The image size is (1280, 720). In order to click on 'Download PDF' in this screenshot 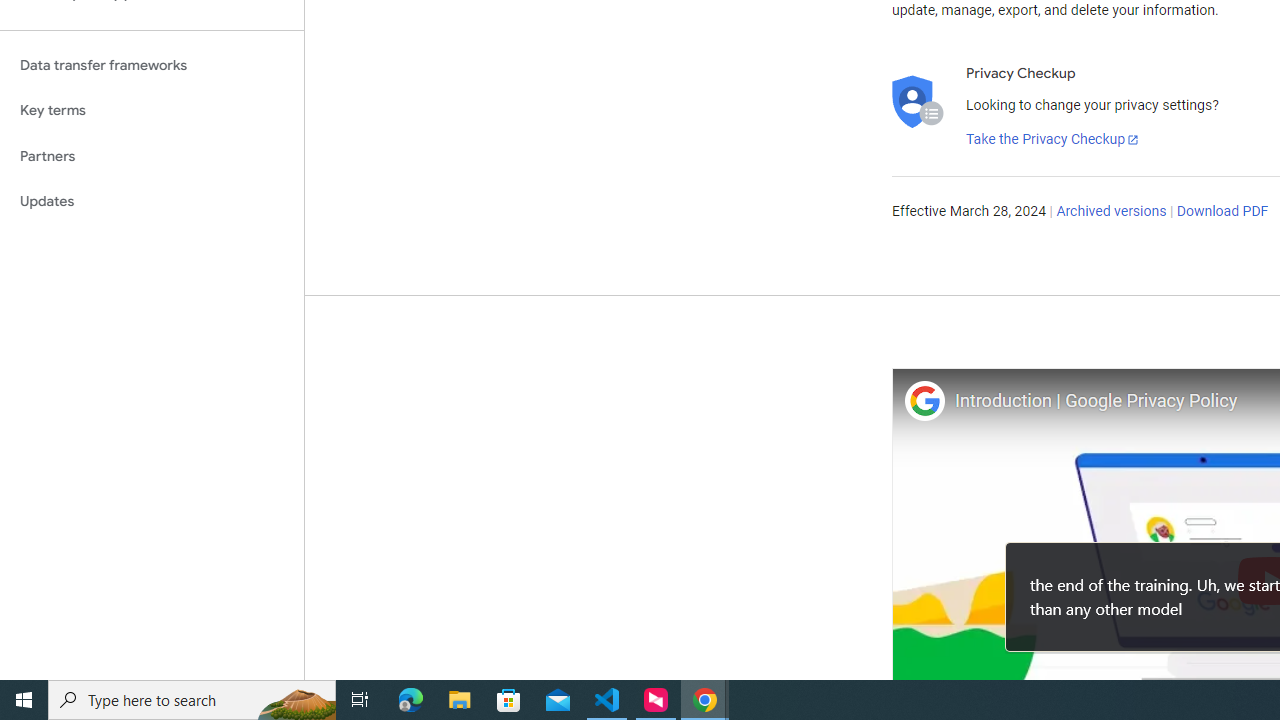, I will do `click(1221, 212)`.